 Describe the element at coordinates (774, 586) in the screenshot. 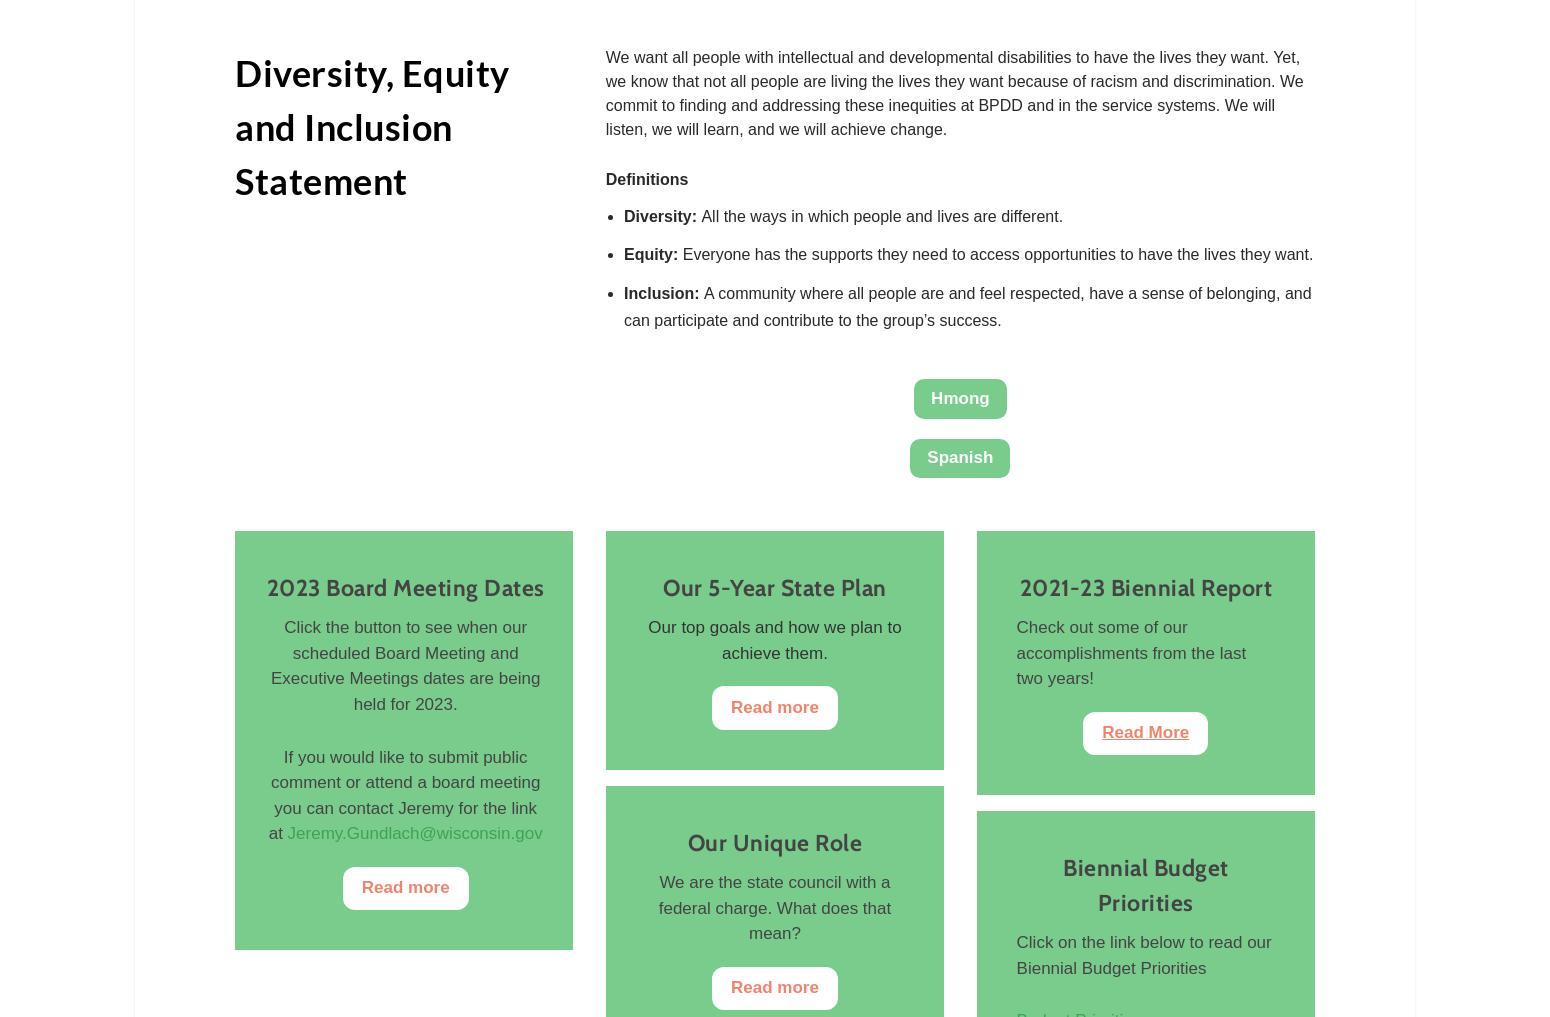

I see `'Our 5-Year State Plan'` at that location.